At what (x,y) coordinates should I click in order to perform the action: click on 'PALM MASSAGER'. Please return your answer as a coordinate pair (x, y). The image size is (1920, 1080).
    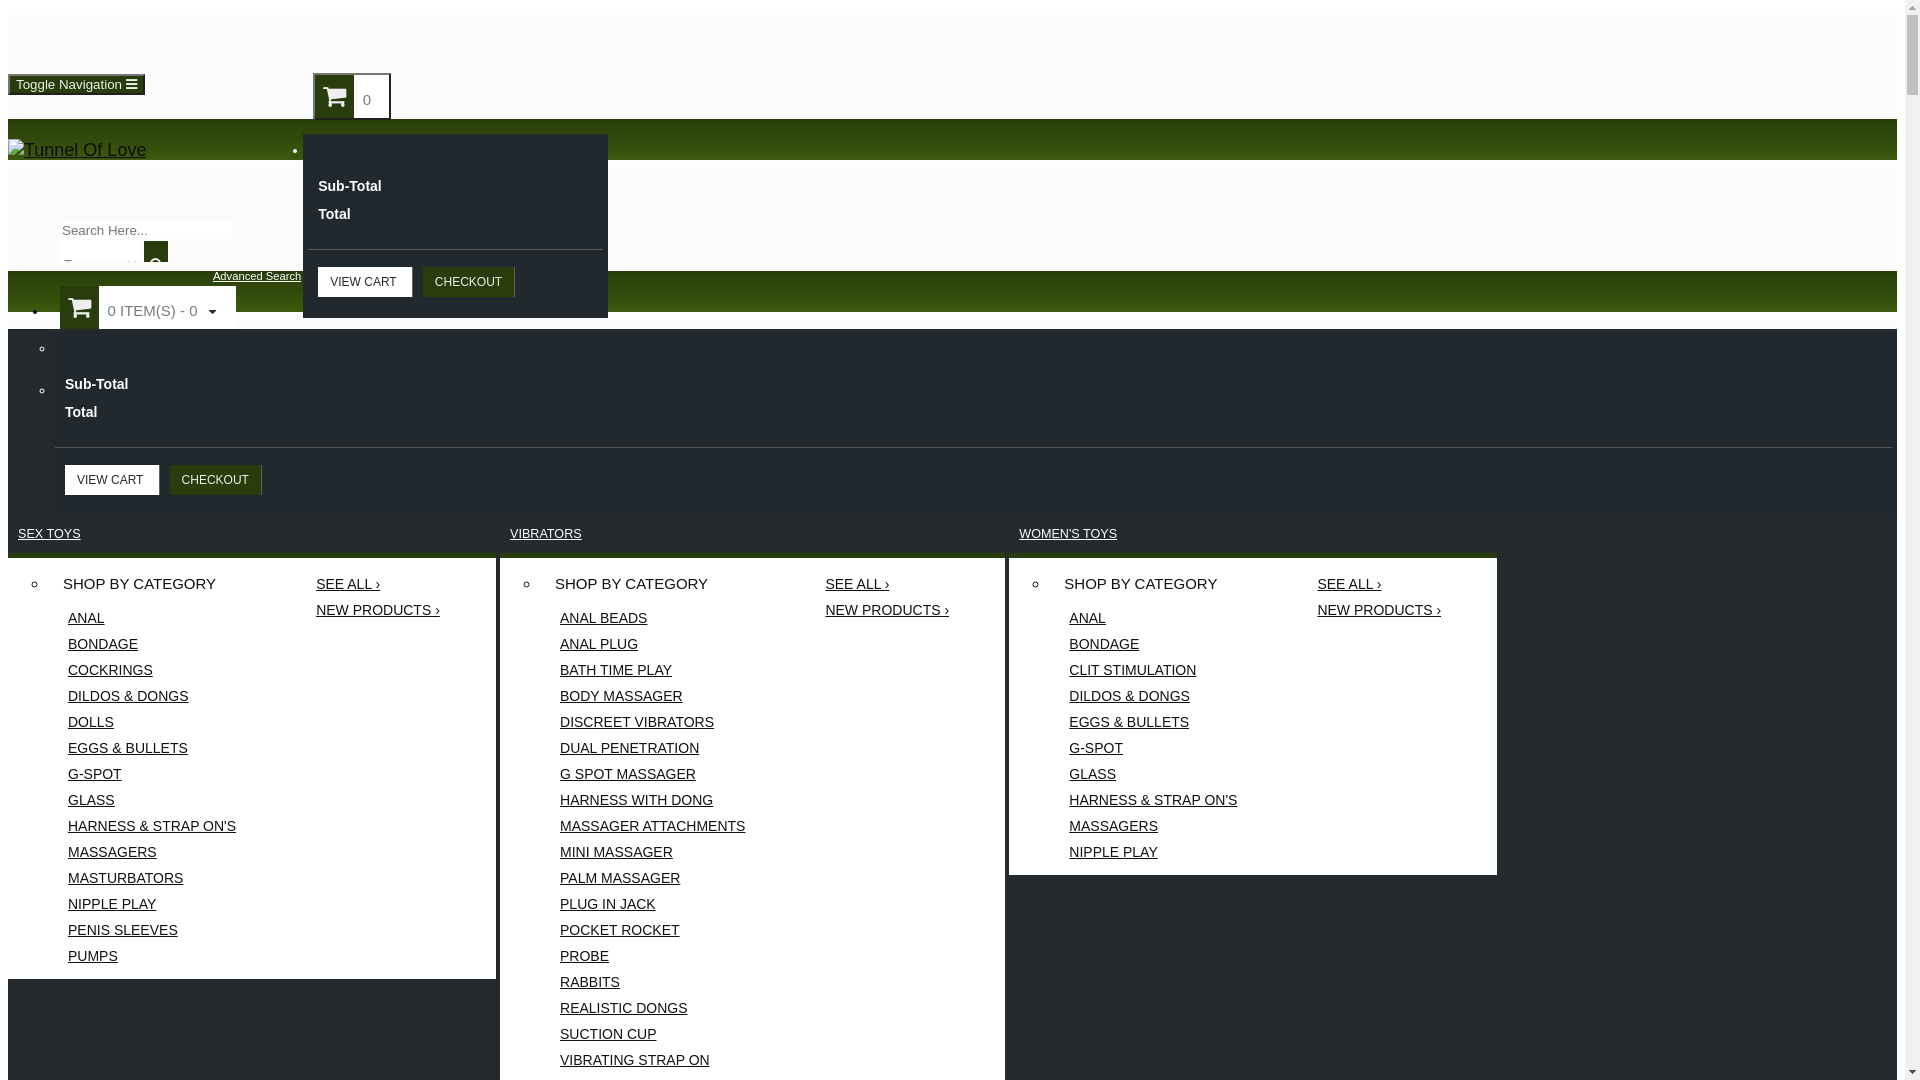
    Looking at the image, I should click on (652, 877).